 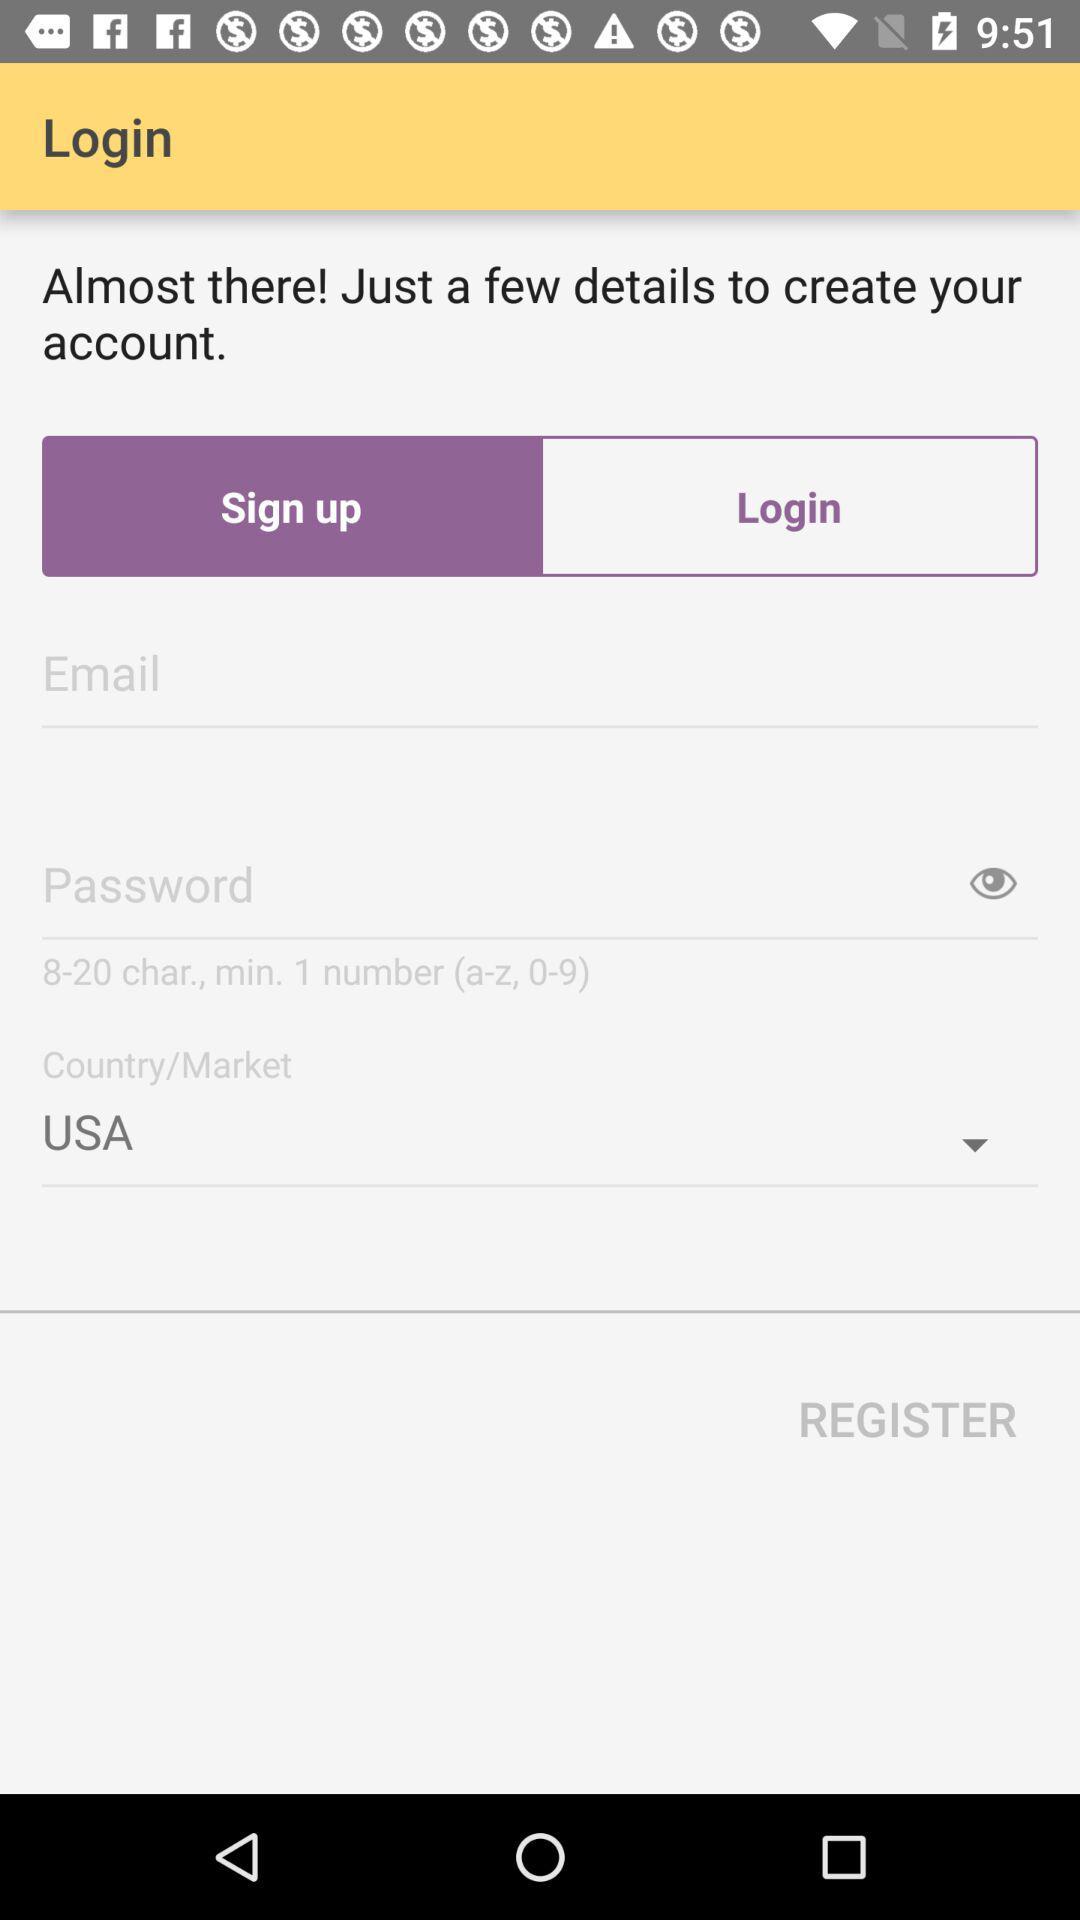 I want to click on the register icon, so click(x=907, y=1417).